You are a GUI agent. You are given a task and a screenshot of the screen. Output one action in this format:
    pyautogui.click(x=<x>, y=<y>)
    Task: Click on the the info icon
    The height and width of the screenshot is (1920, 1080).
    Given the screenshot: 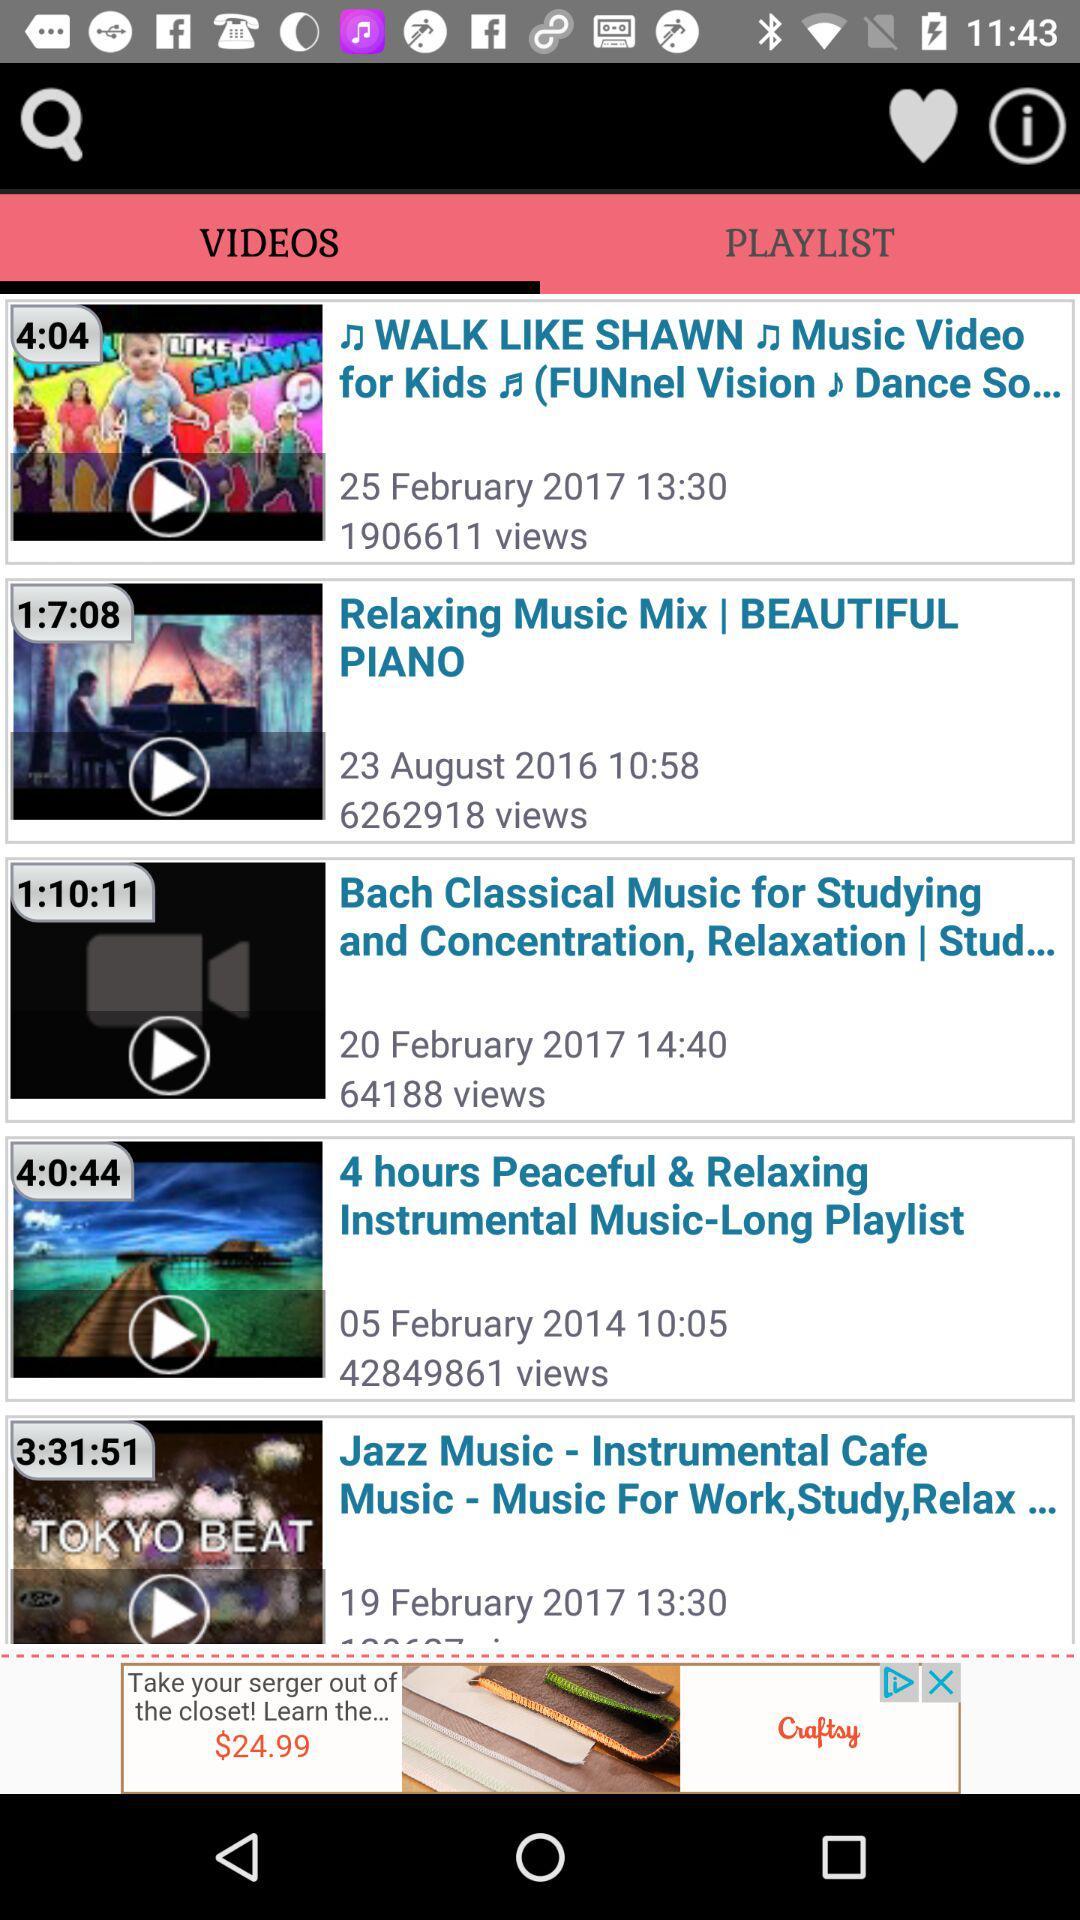 What is the action you would take?
    pyautogui.click(x=1027, y=124)
    